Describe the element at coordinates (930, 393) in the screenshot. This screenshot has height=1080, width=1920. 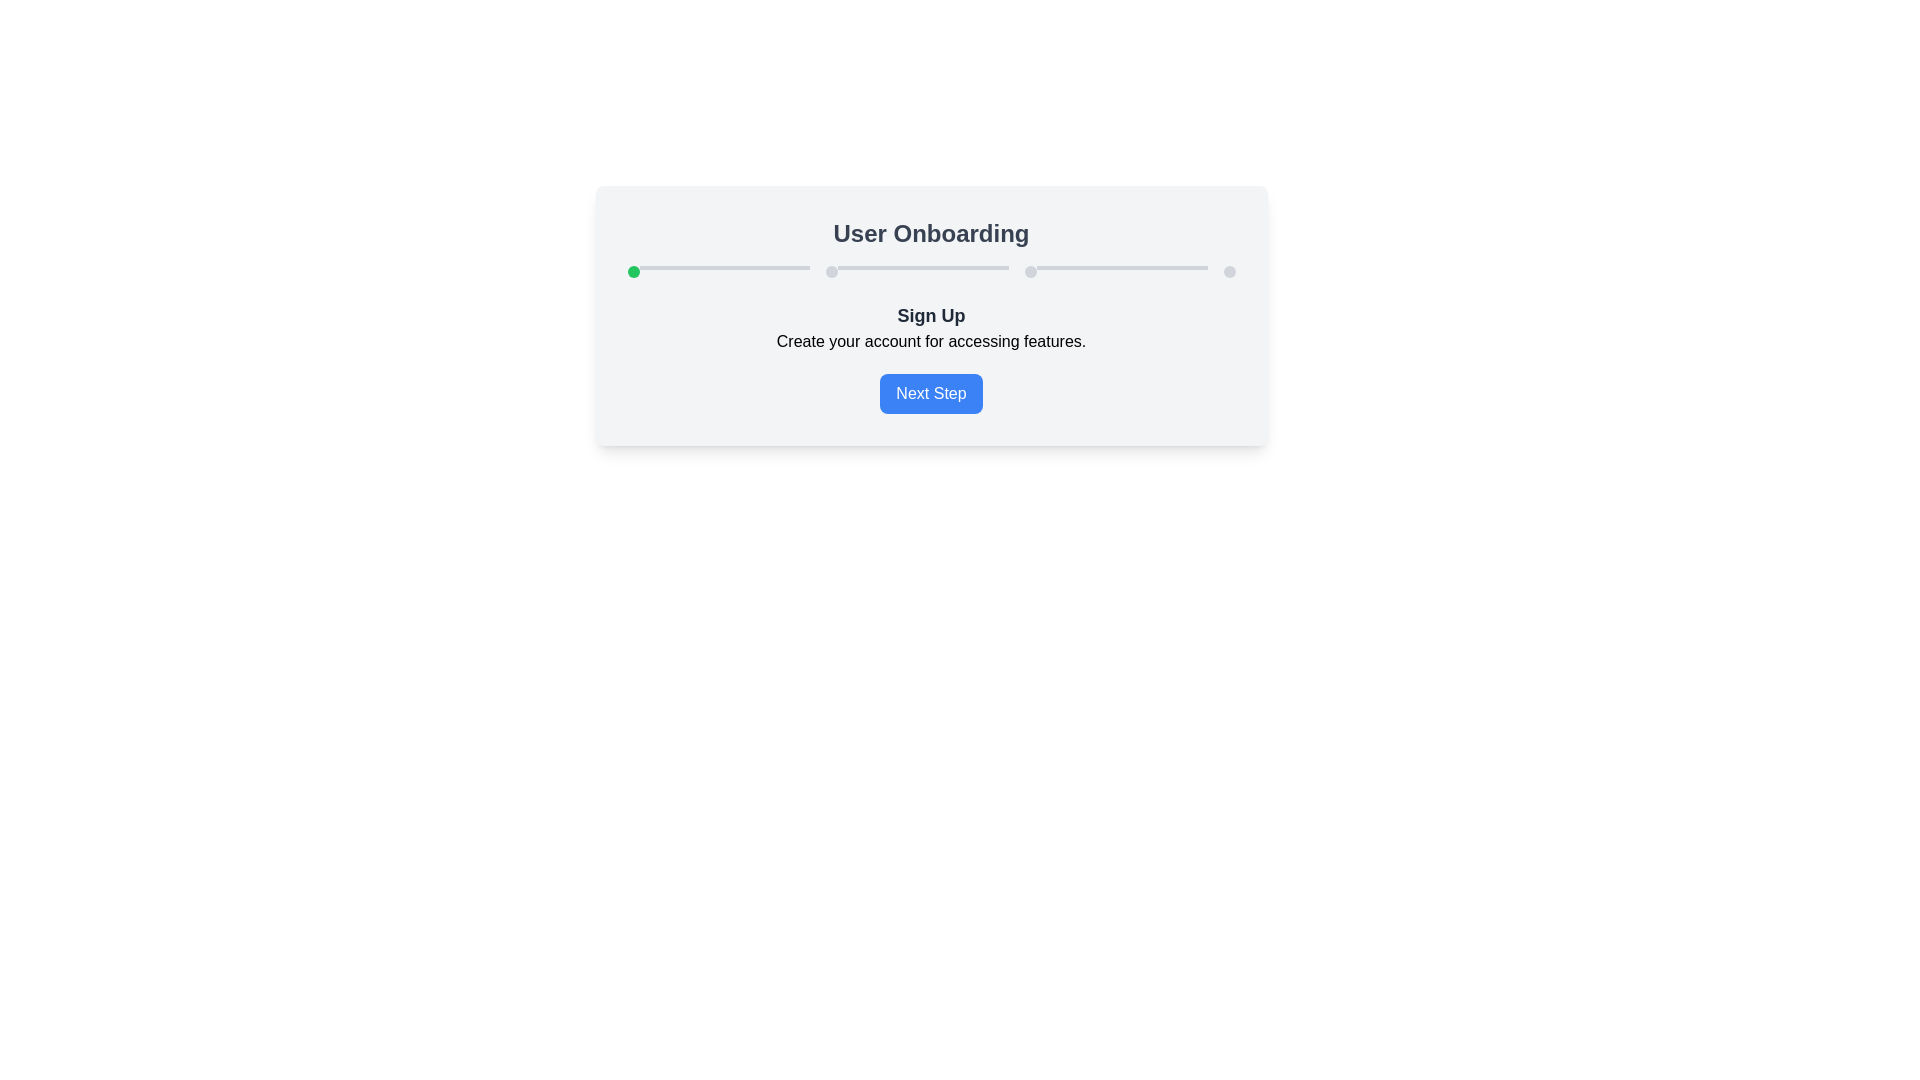
I see `the 'Next Step' button located at the bottom-center of its section, below the 'Sign Up Create your account for accessing features.' text to proceed to the next step` at that location.